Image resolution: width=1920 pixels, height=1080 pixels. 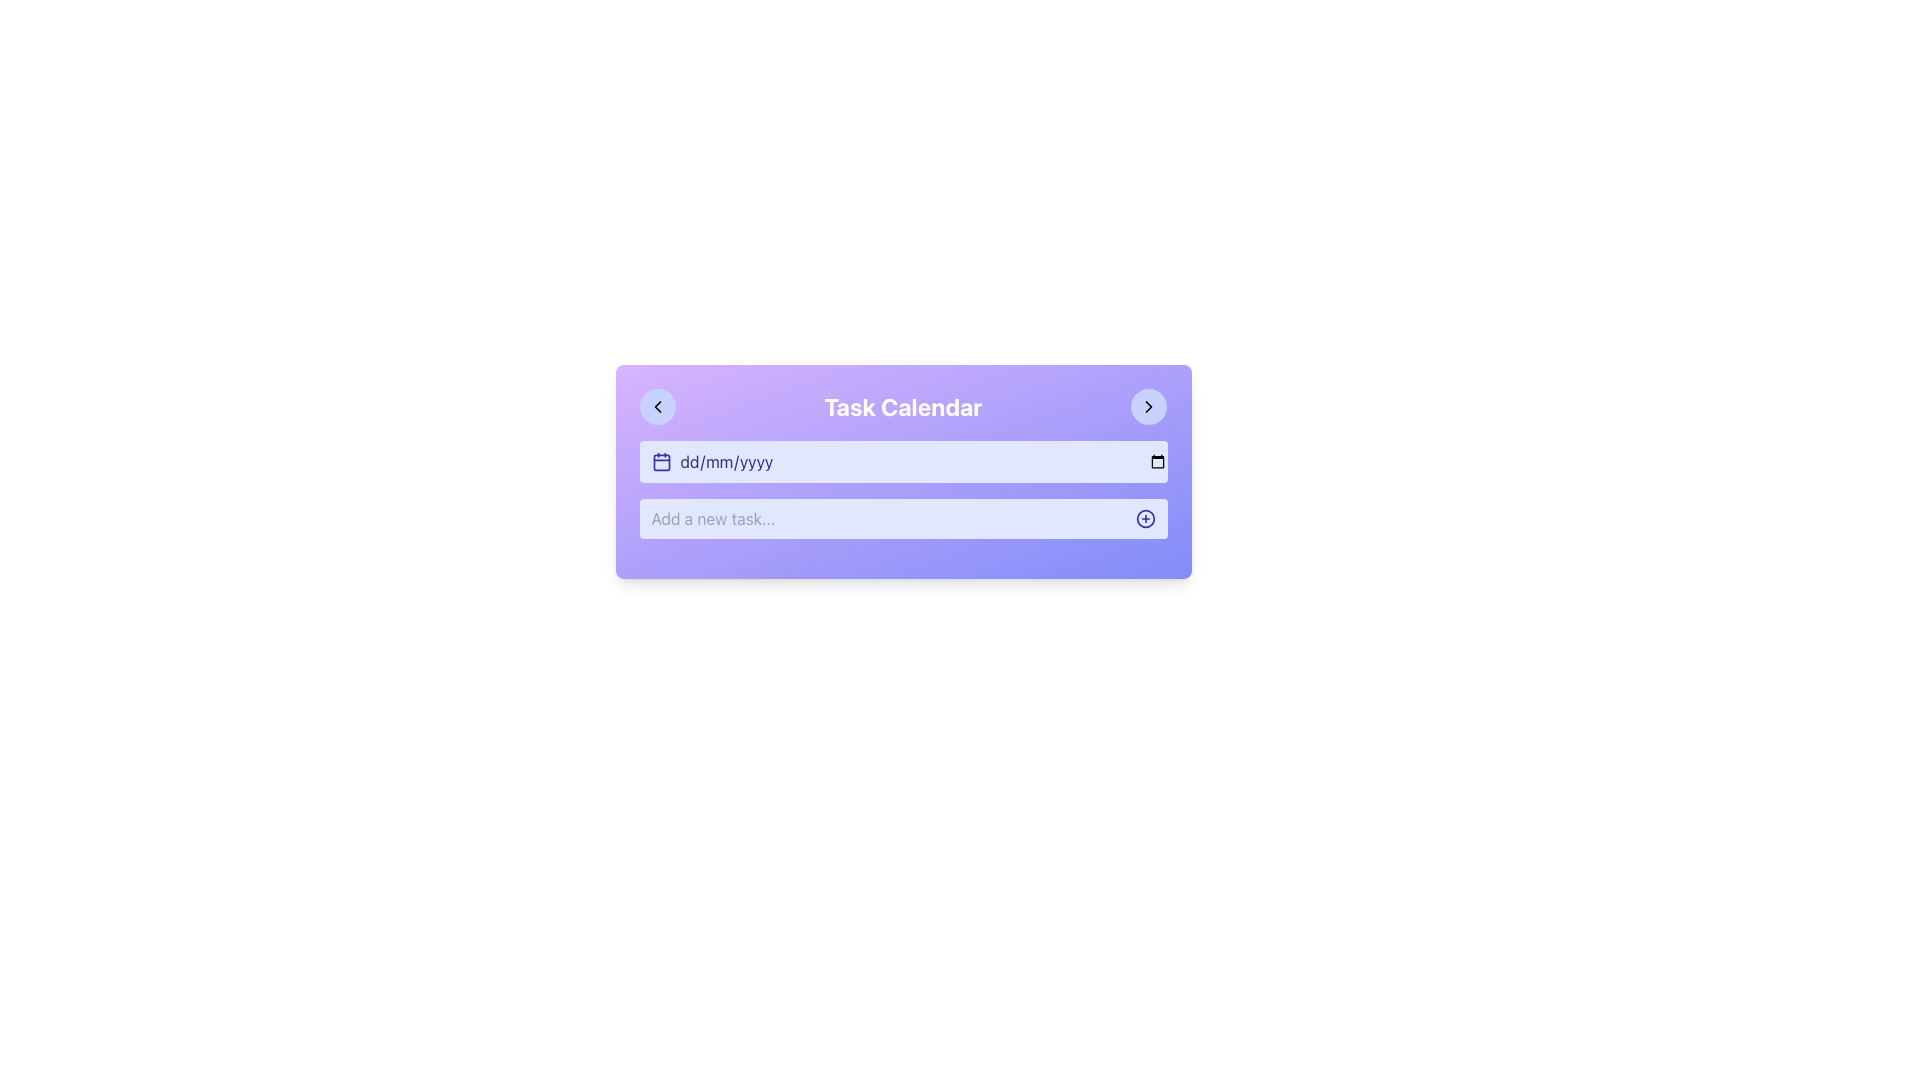 I want to click on the Chevron Icon located at the top-right corner of the task scheduling panel, so click(x=1149, y=406).